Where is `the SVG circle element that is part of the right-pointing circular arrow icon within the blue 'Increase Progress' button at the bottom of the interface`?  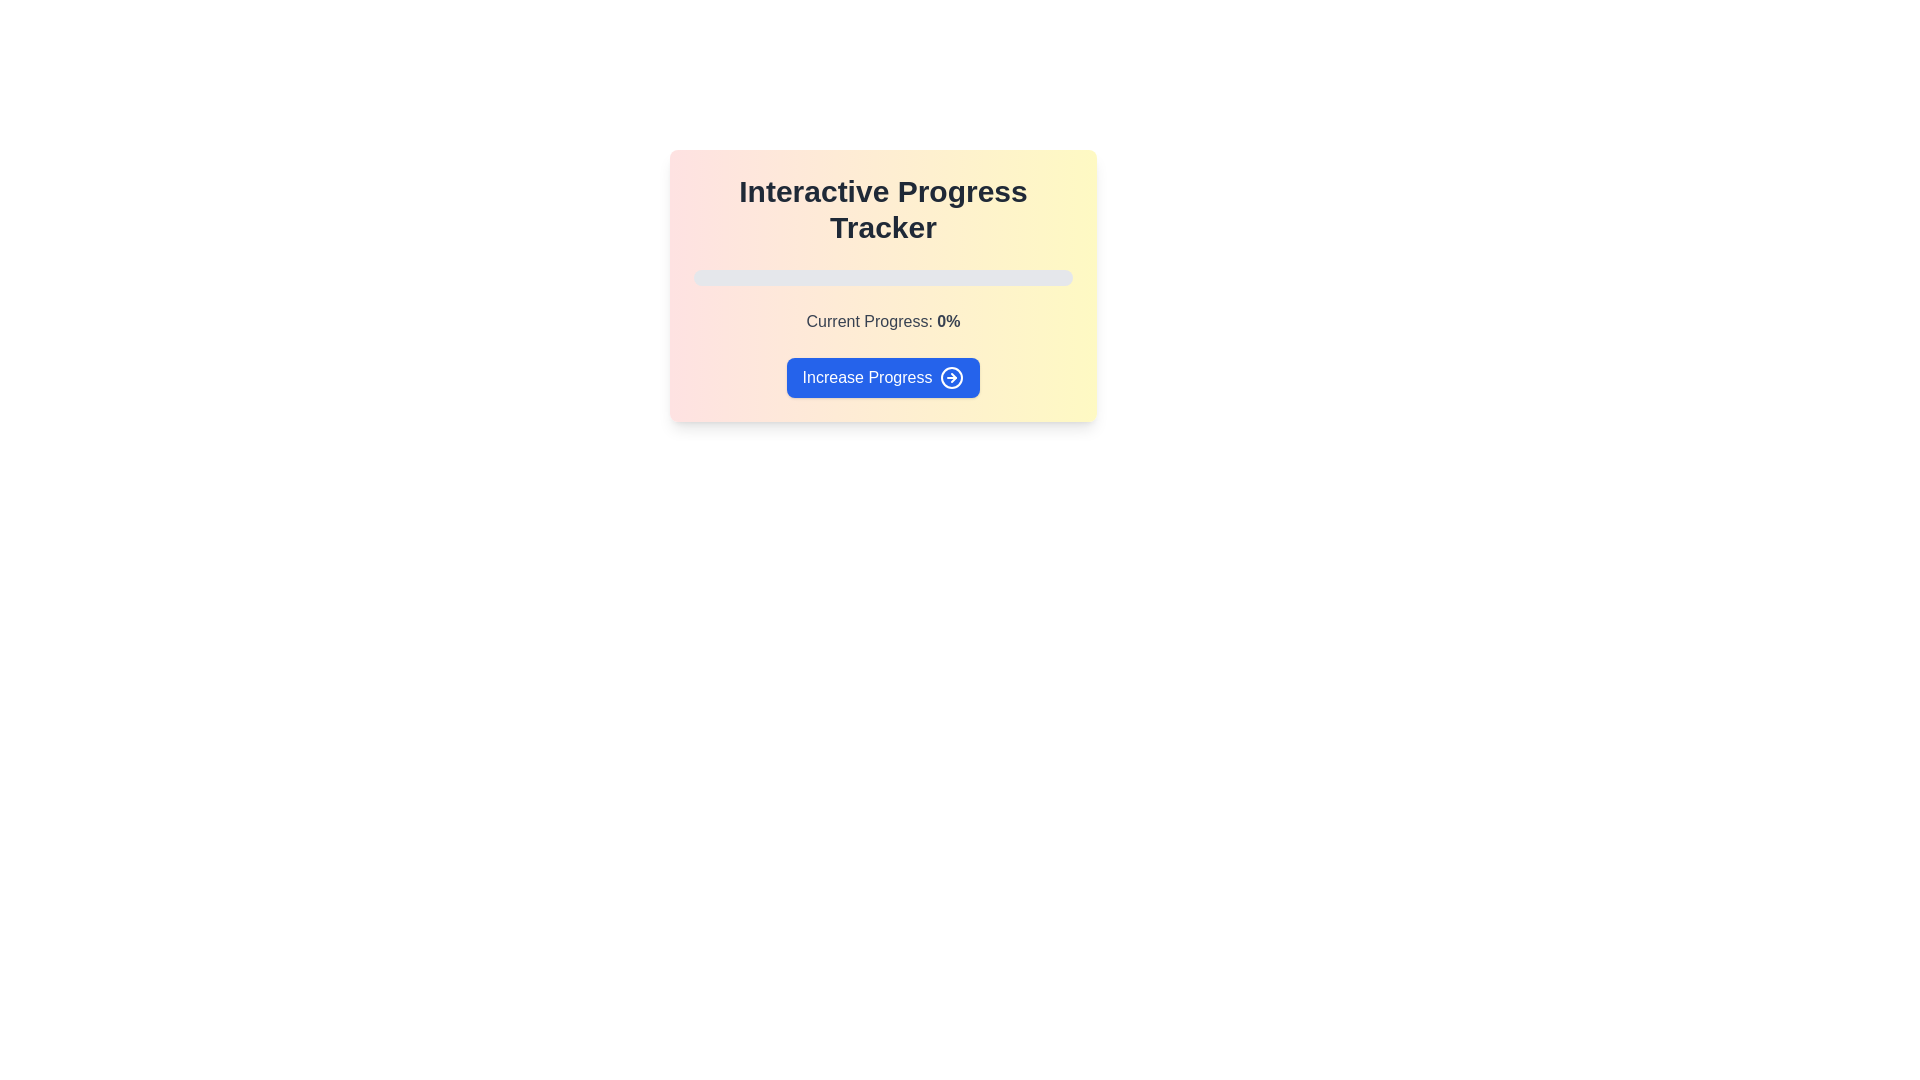
the SVG circle element that is part of the right-pointing circular arrow icon within the blue 'Increase Progress' button at the bottom of the interface is located at coordinates (951, 378).